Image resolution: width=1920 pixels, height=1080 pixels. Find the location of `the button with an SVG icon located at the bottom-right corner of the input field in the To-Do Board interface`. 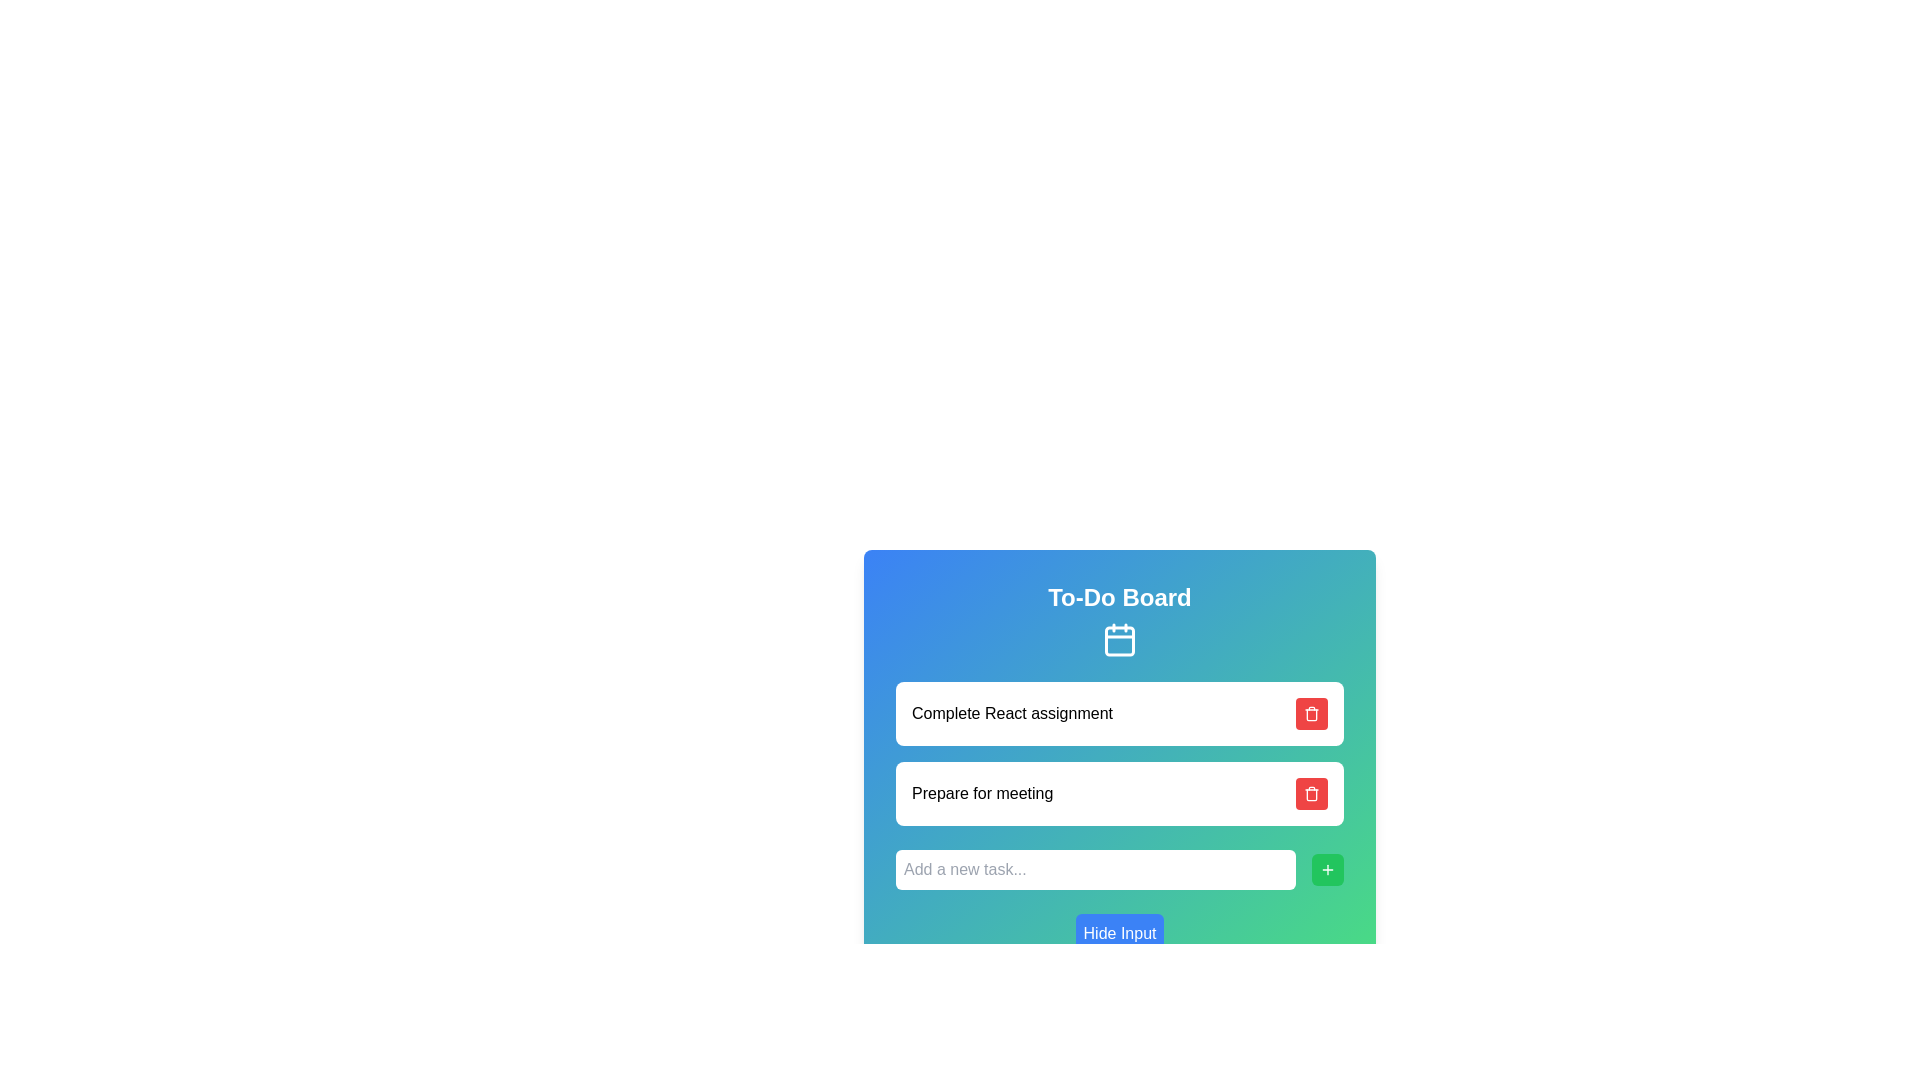

the button with an SVG icon located at the bottom-right corner of the input field in the To-Do Board interface is located at coordinates (1328, 869).